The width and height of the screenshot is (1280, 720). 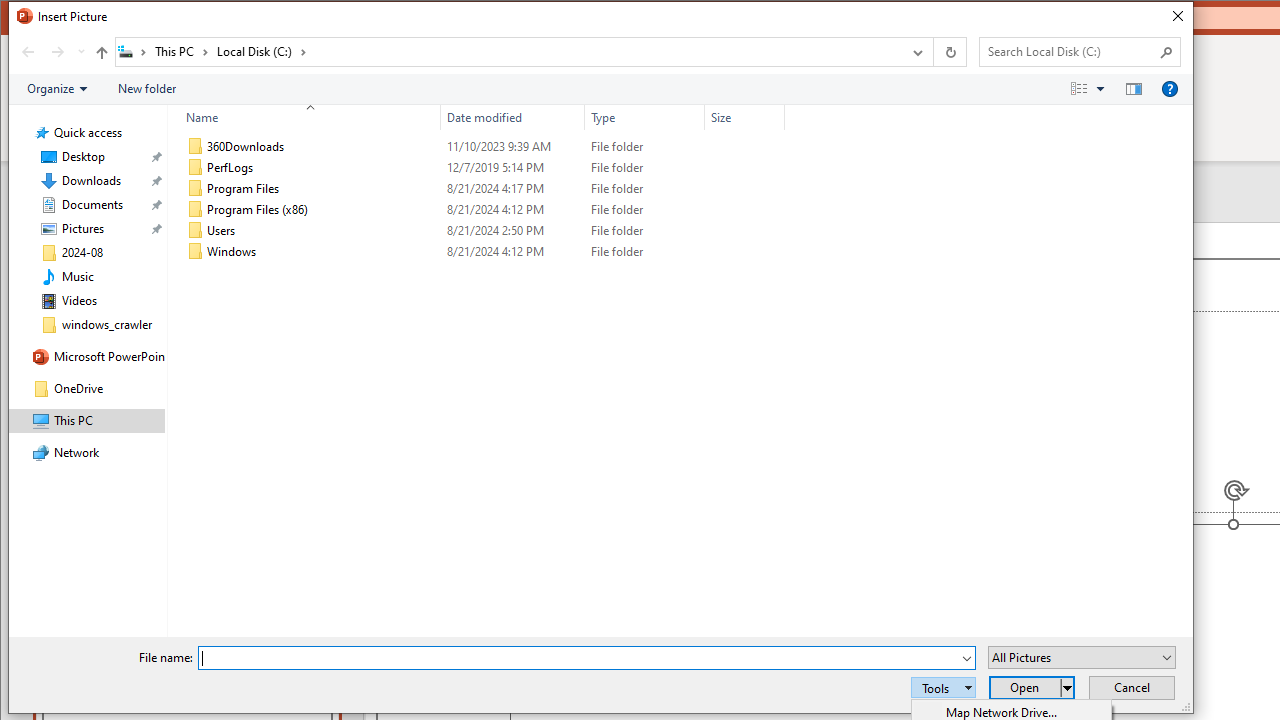 What do you see at coordinates (51, 50) in the screenshot?
I see `'Navigation buttons'` at bounding box center [51, 50].